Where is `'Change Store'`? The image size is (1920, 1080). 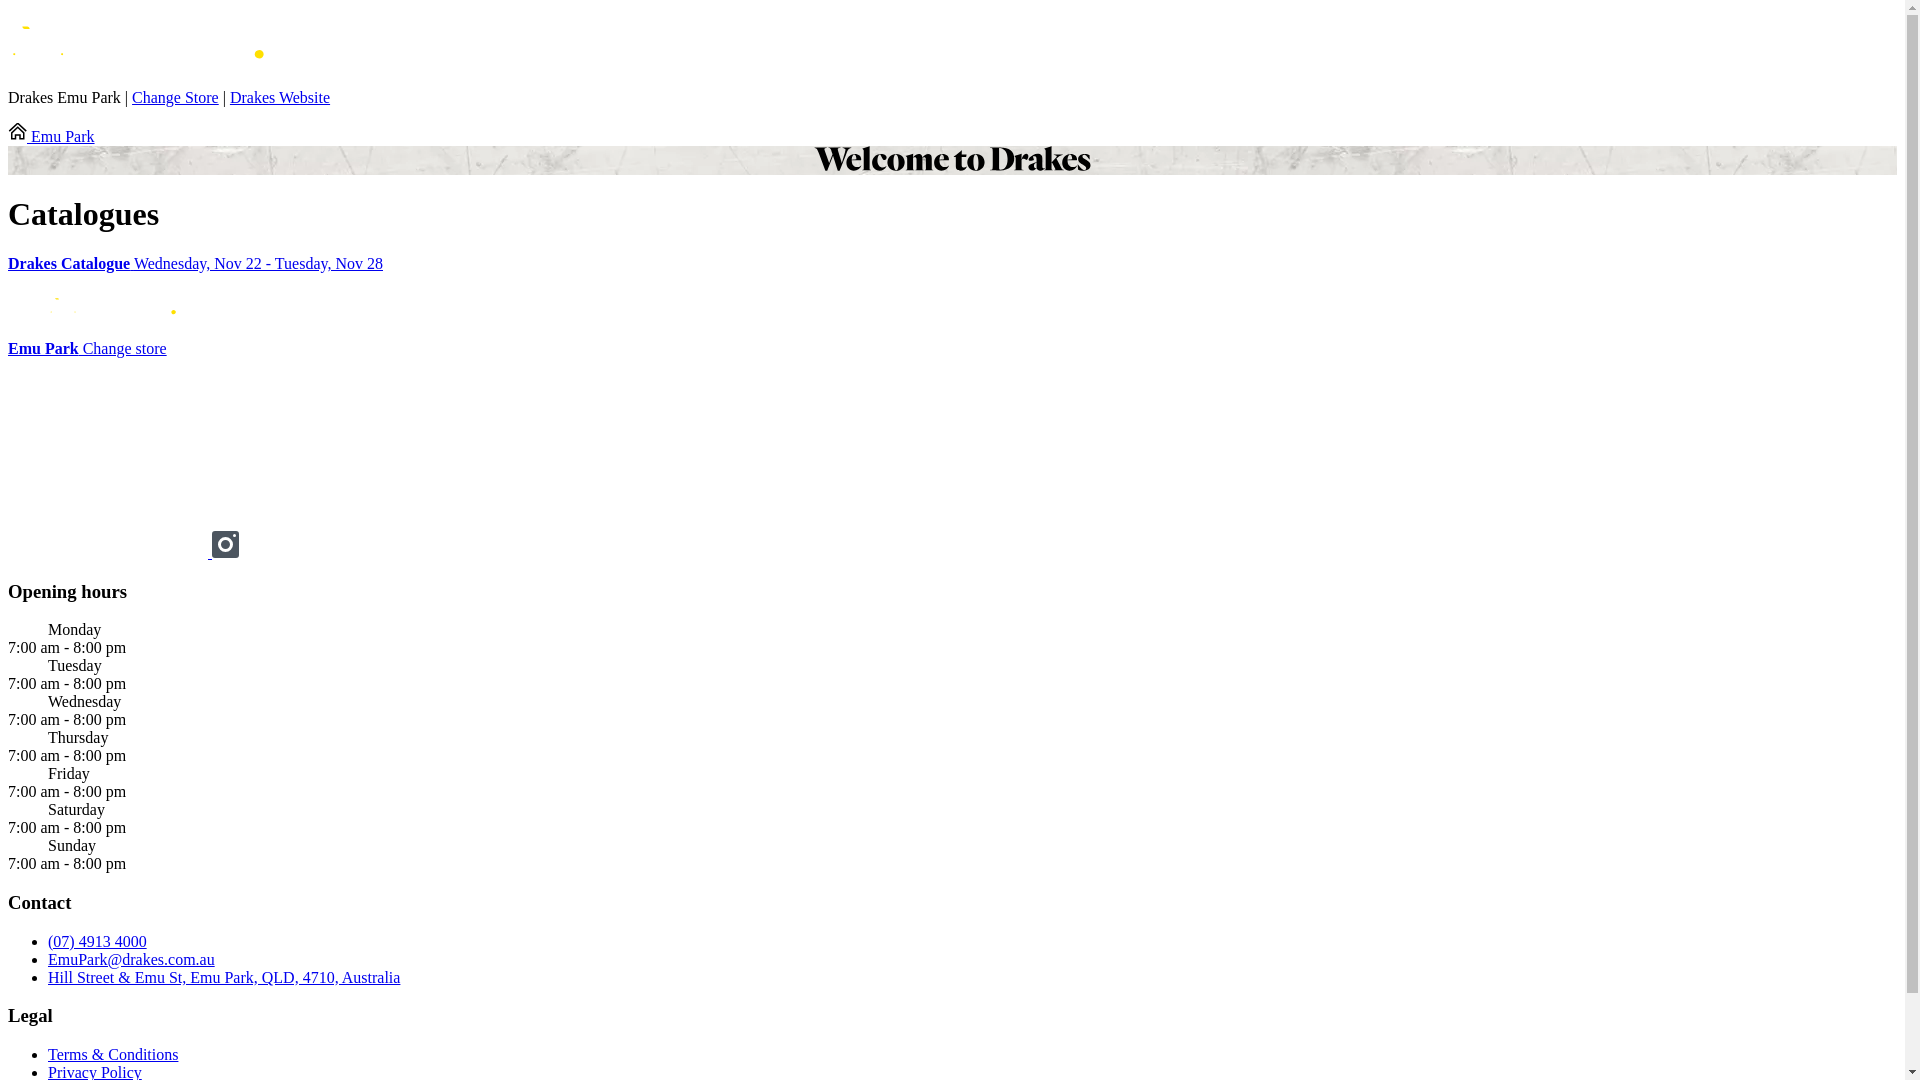 'Change Store' is located at coordinates (175, 97).